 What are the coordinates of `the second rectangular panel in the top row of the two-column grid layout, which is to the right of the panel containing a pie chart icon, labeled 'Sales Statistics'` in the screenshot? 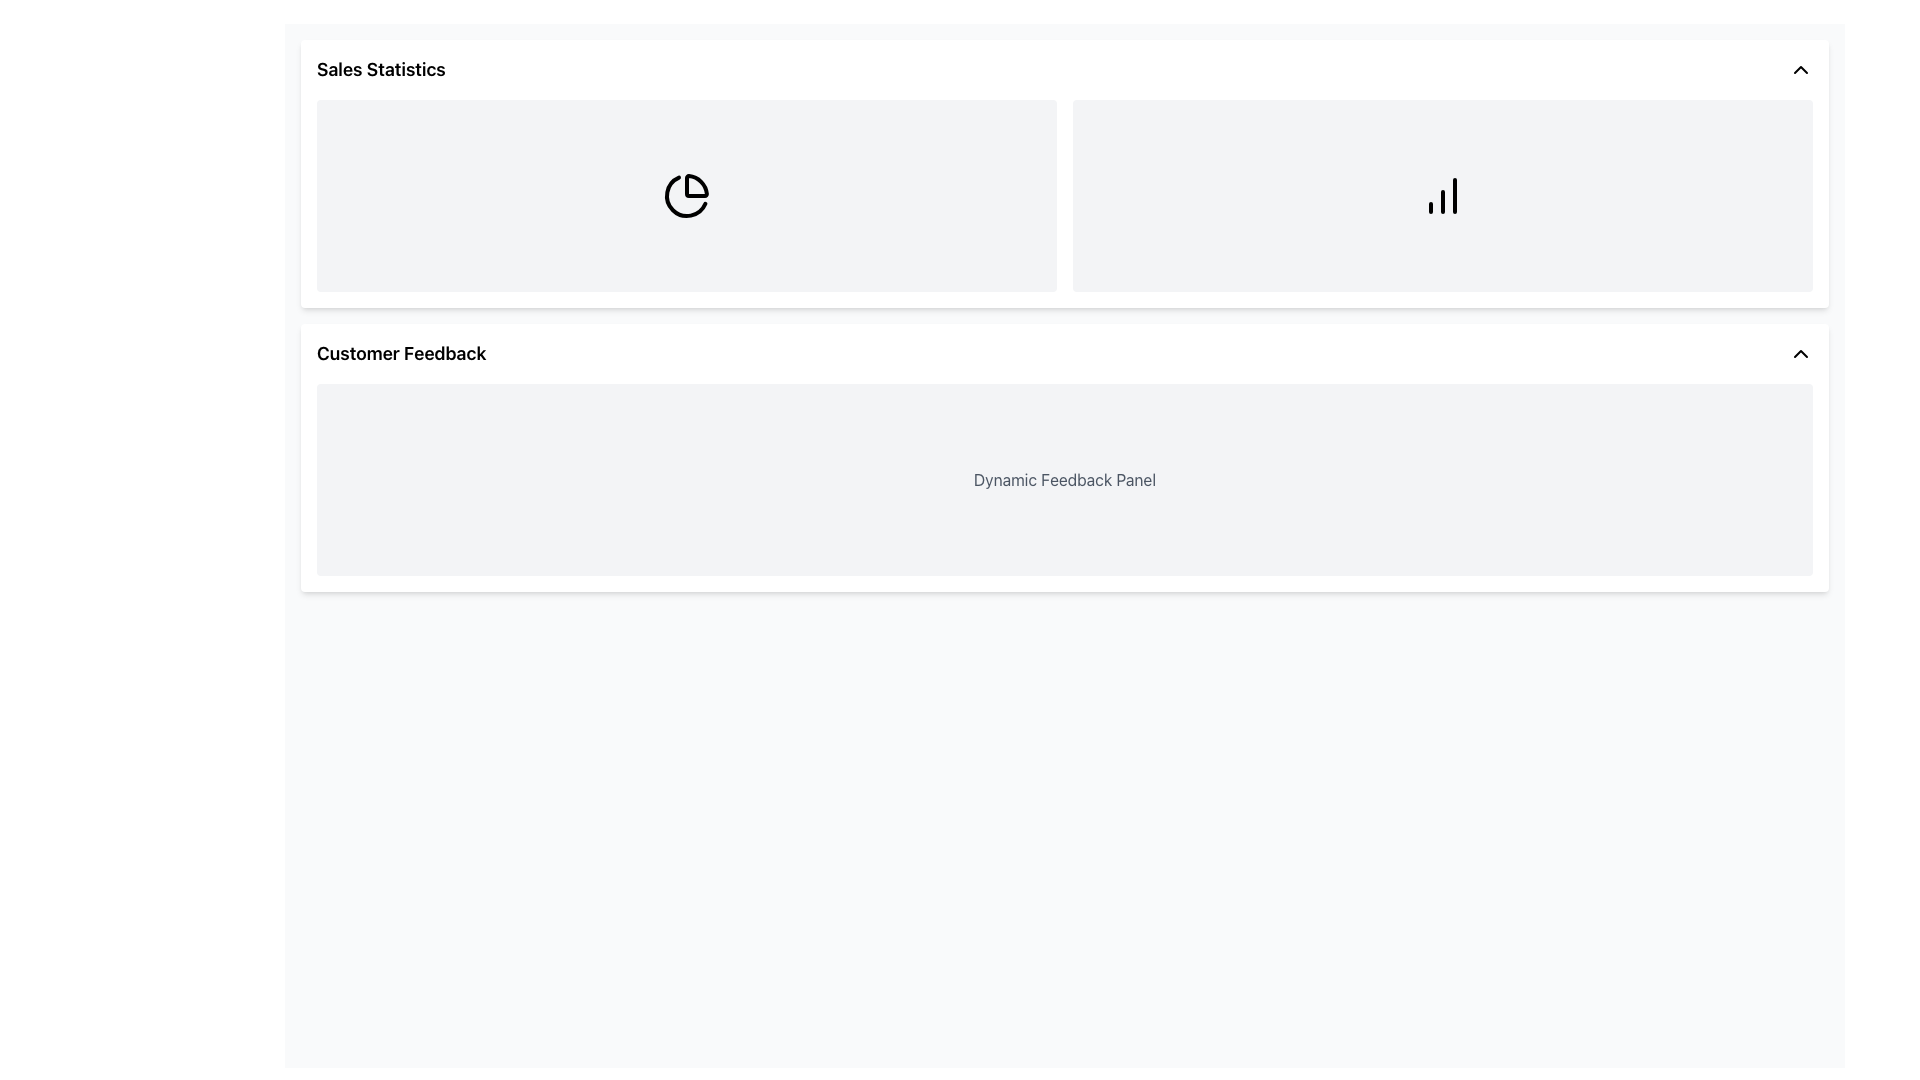 It's located at (1443, 196).